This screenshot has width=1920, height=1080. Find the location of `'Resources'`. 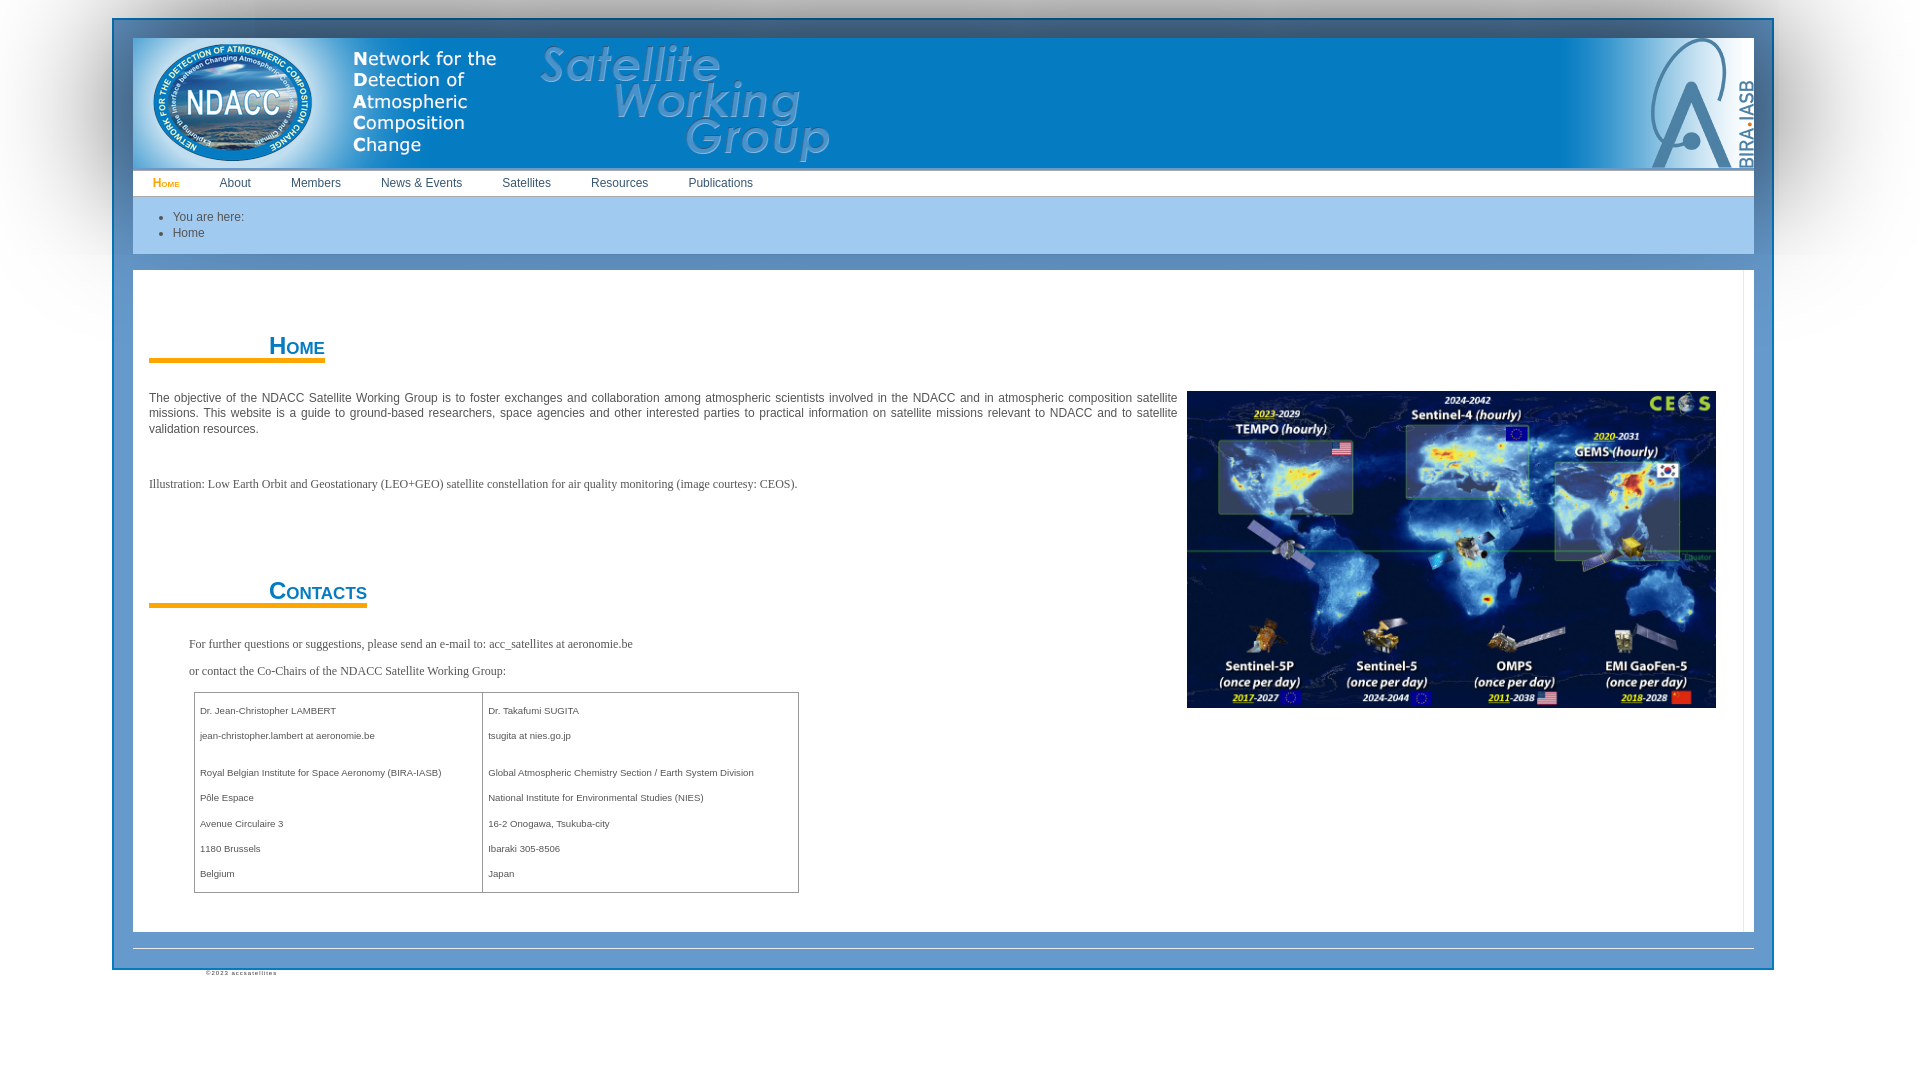

'Resources' is located at coordinates (618, 182).